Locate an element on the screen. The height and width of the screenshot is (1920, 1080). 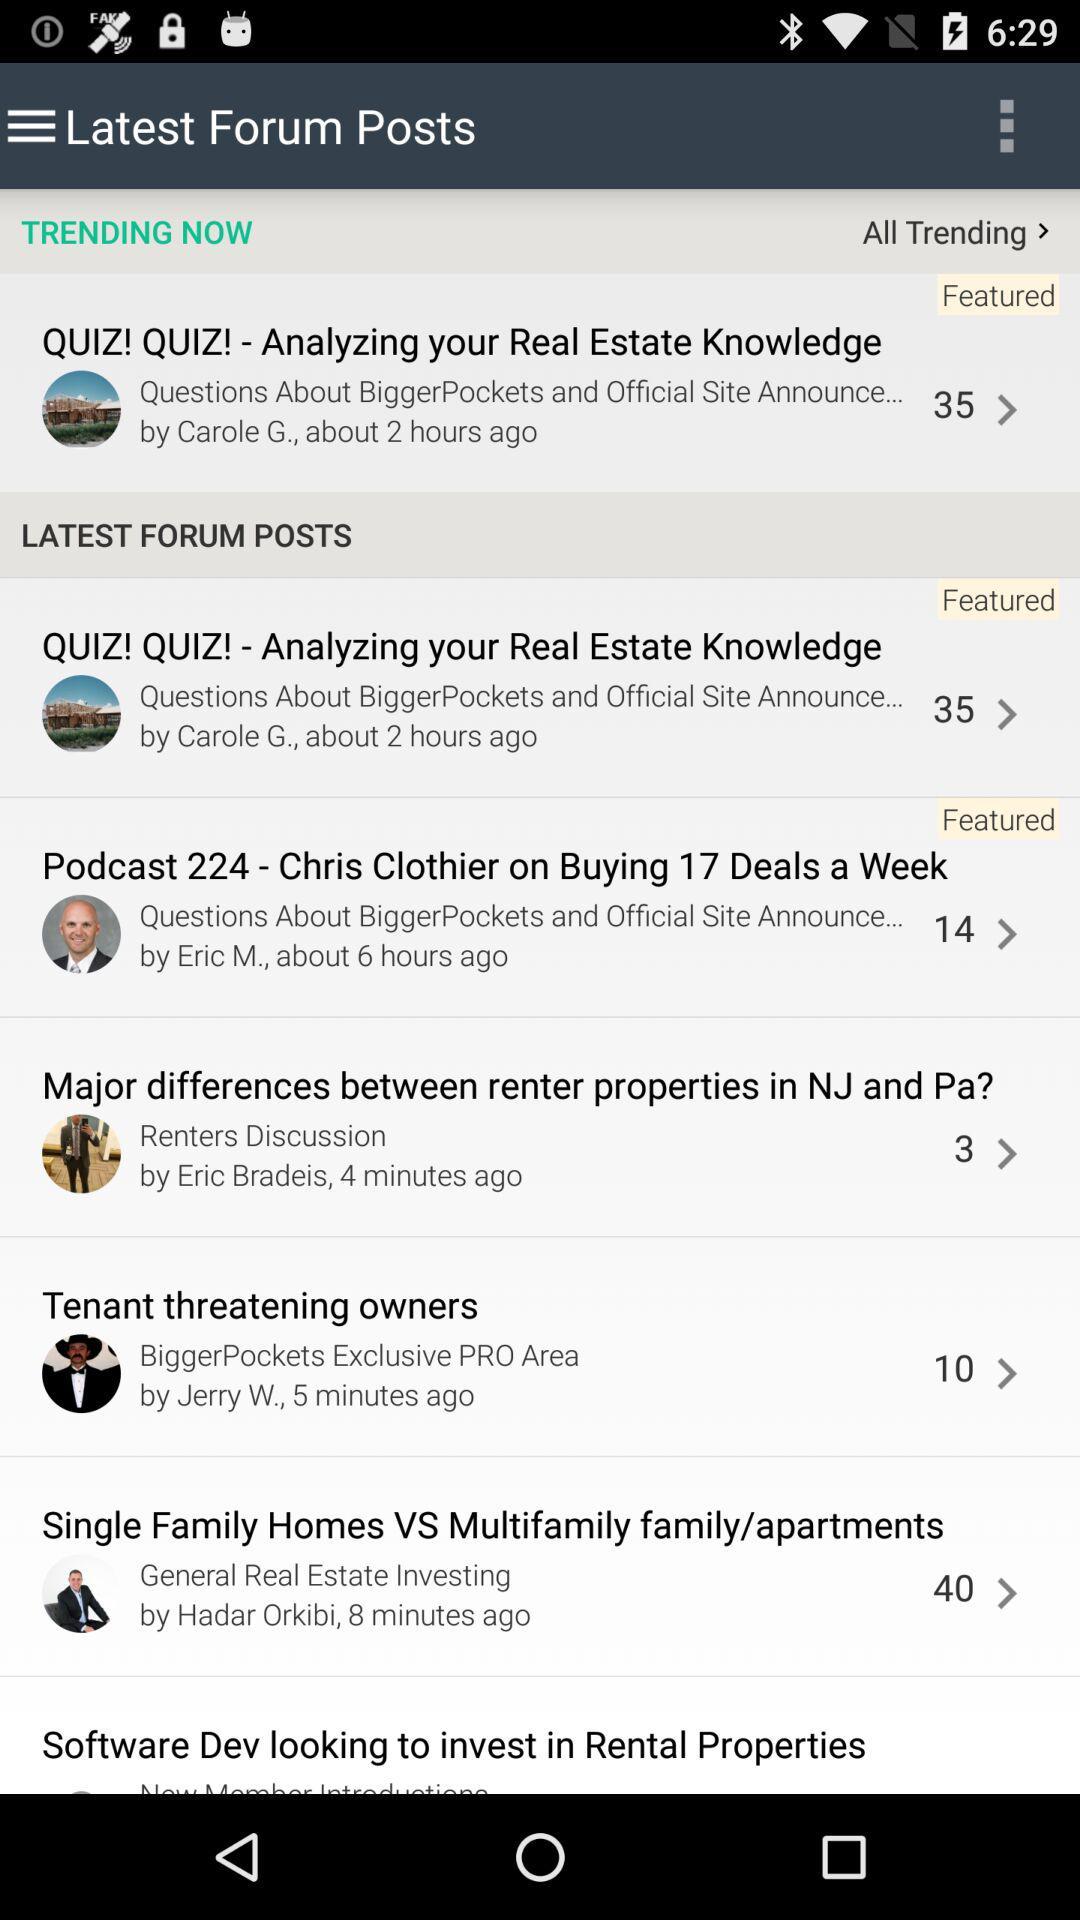
item next to all trending is located at coordinates (135, 231).